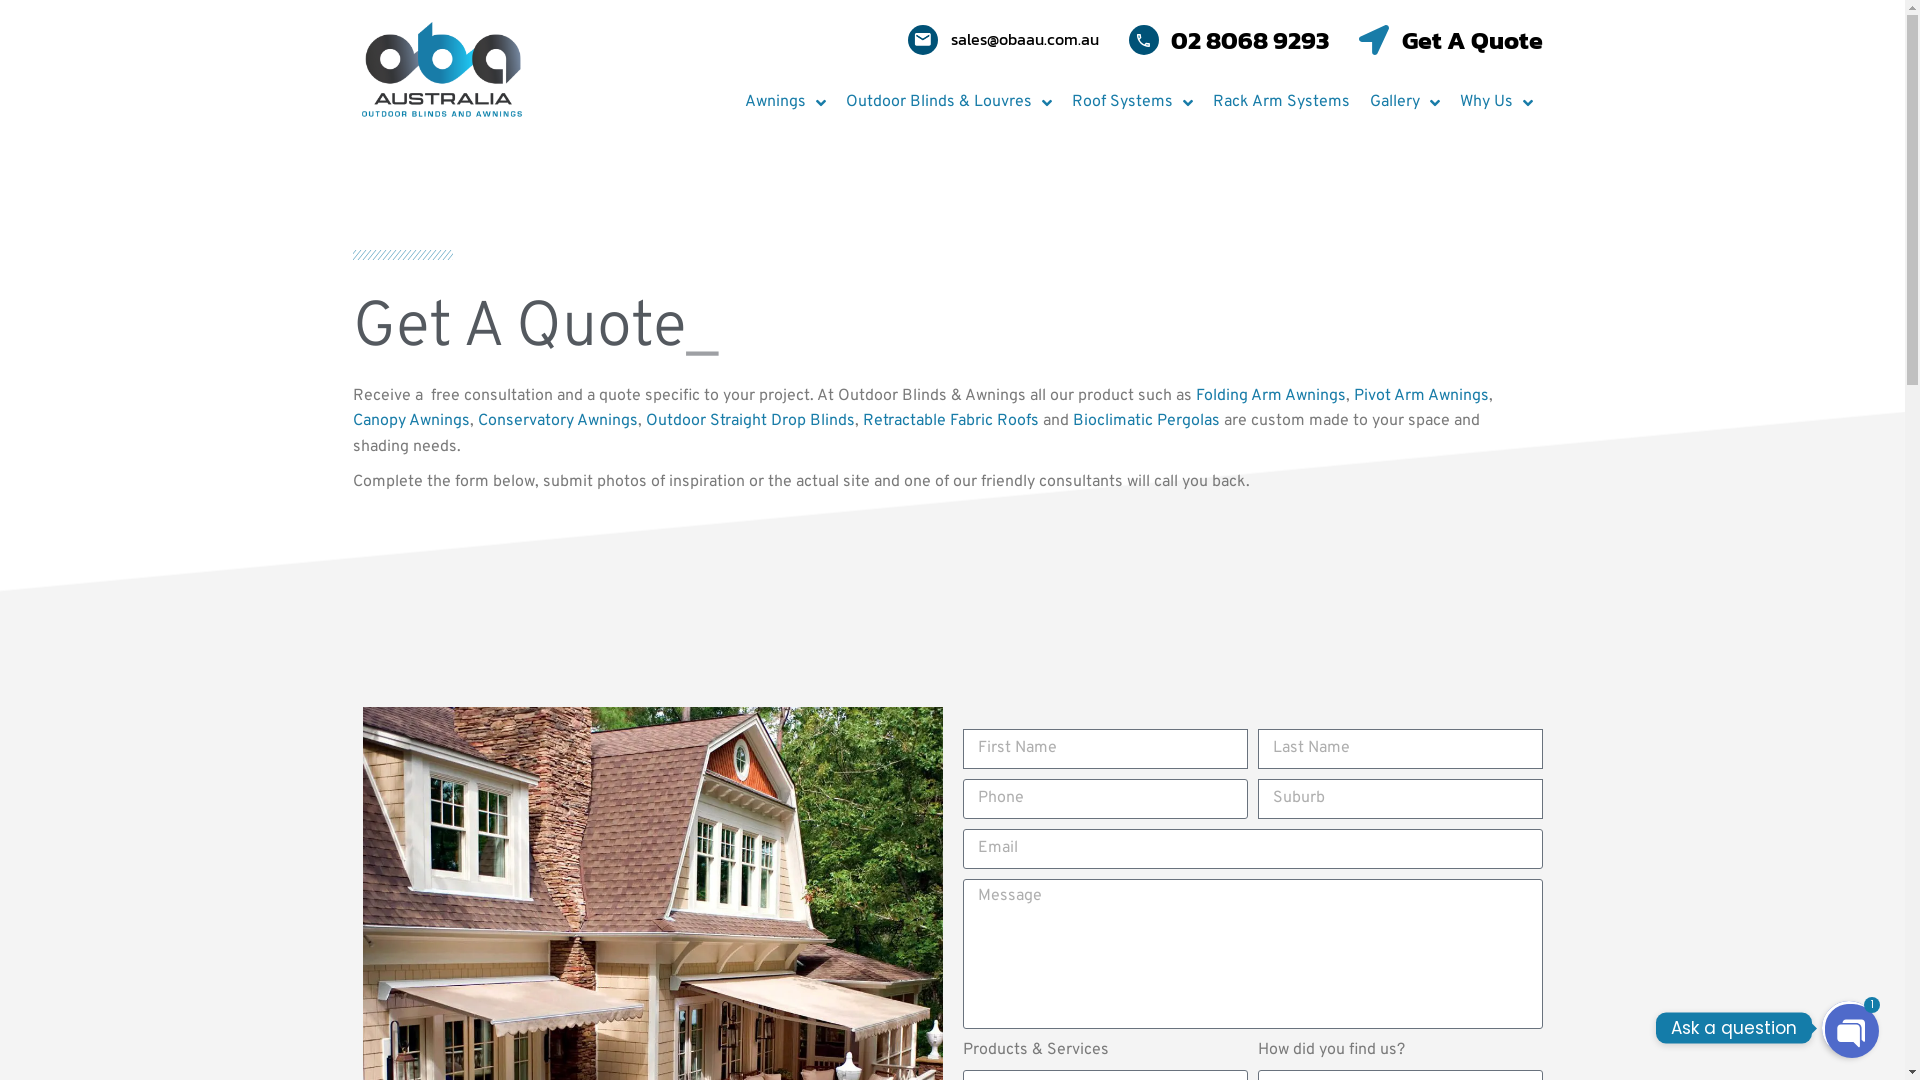 This screenshot has width=1920, height=1080. Describe the element at coordinates (1145, 419) in the screenshot. I see `'Bioclimatic Pergolas'` at that location.